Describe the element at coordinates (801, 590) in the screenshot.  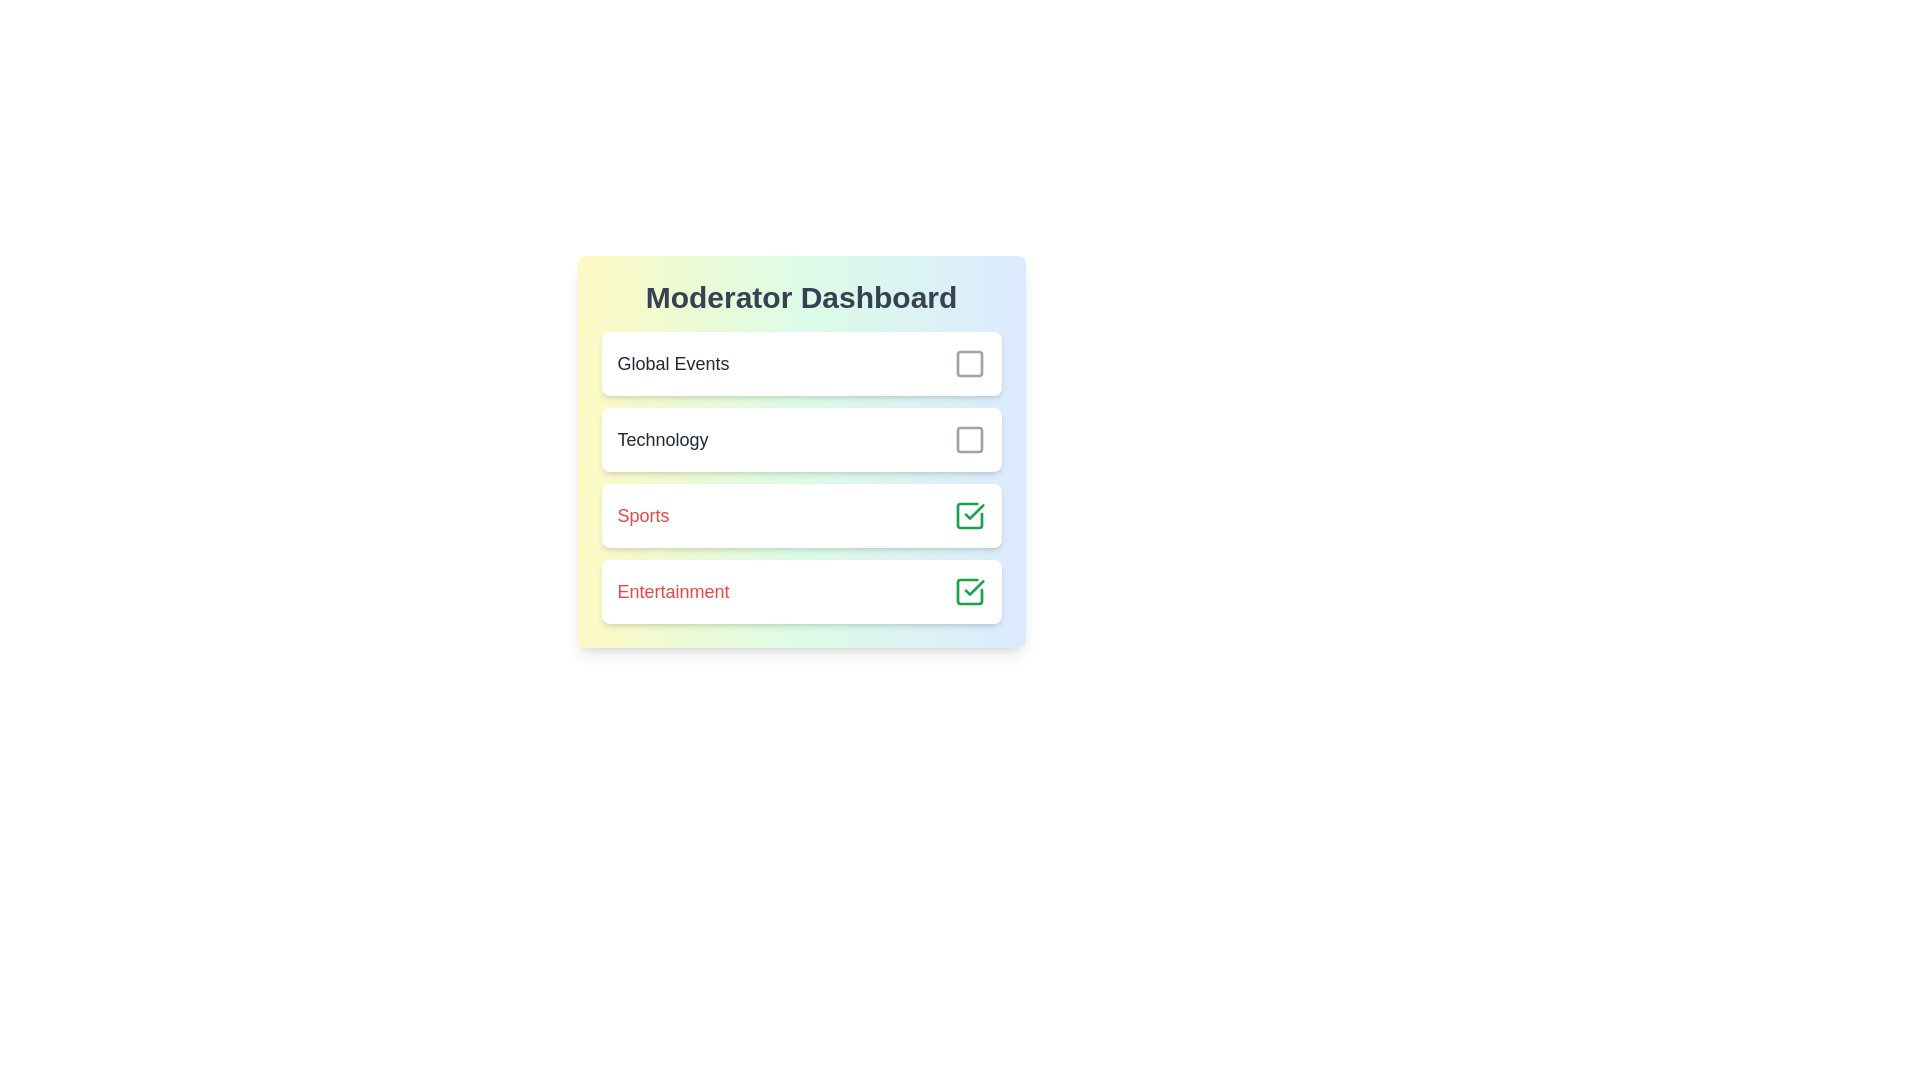
I see `the list item corresponding to Entertainment` at that location.